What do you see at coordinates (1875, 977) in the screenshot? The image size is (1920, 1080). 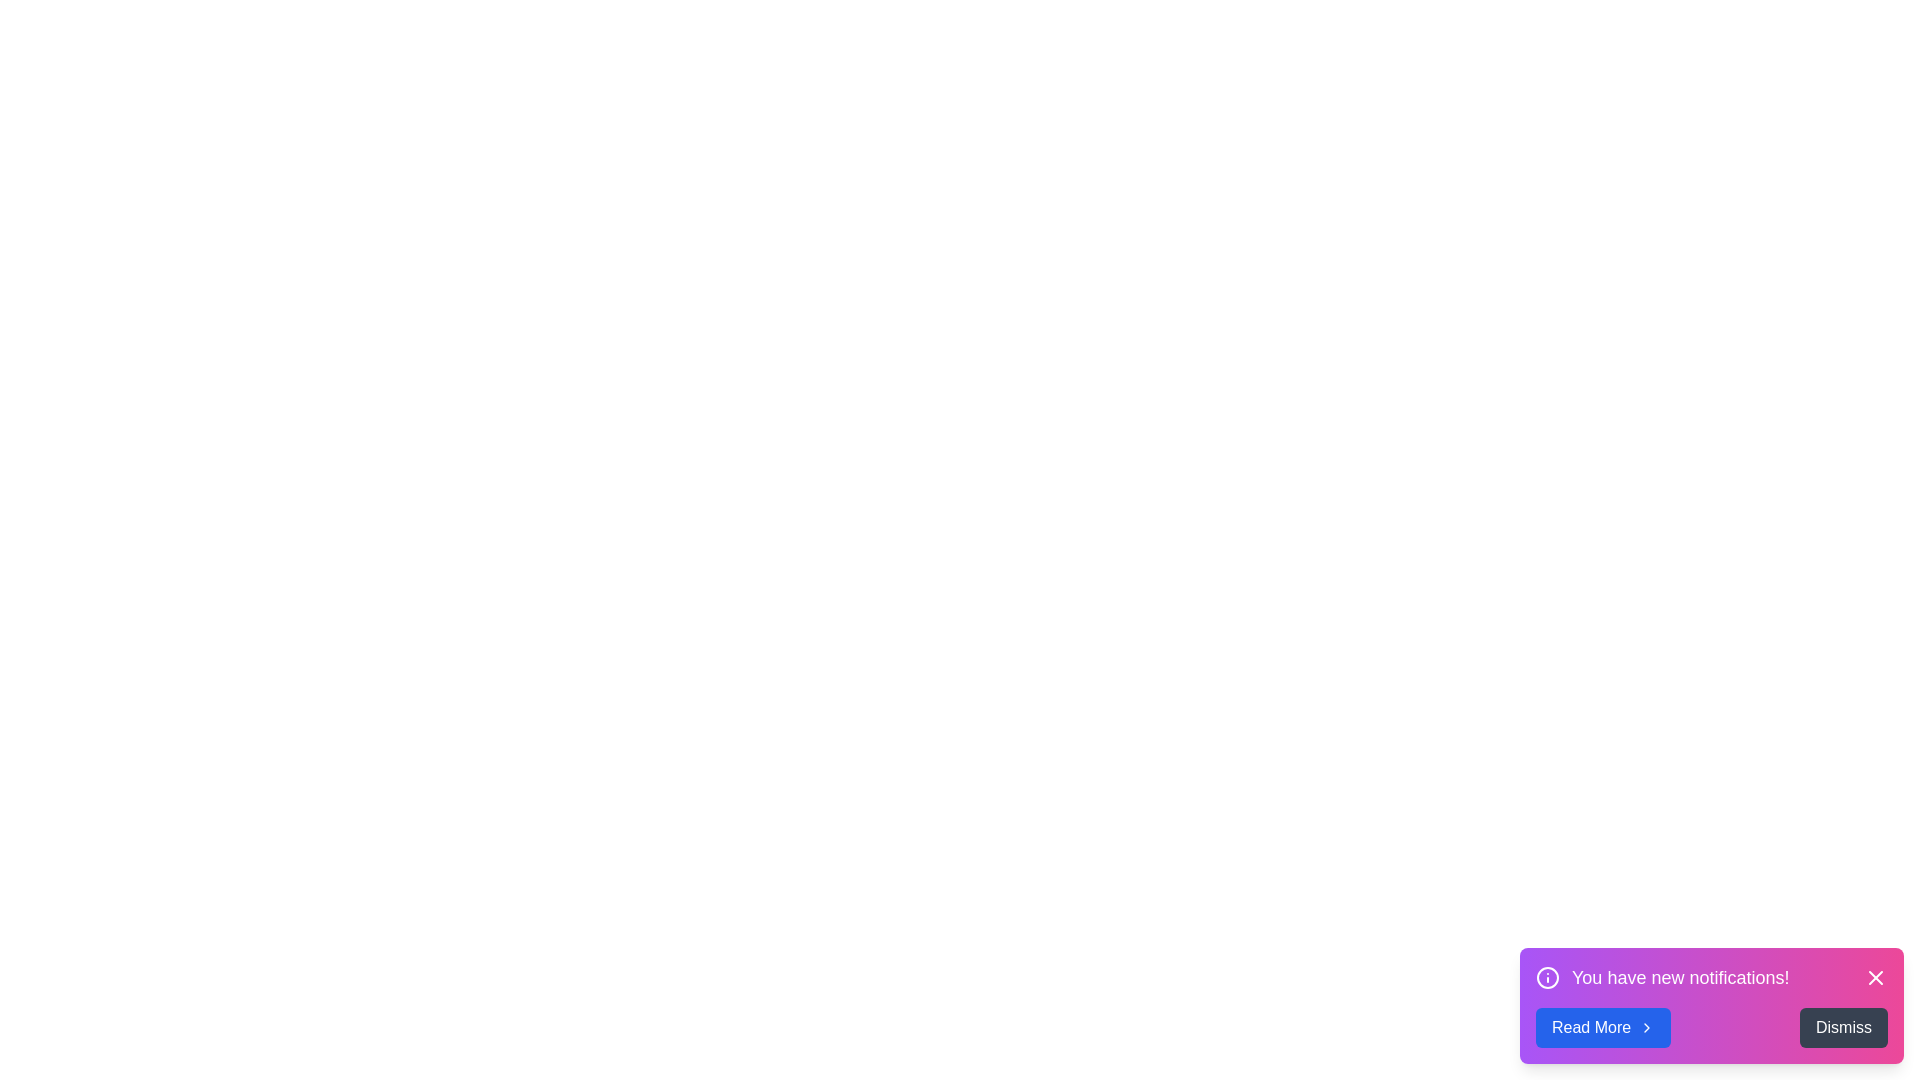 I see `the dismiss/close button, which is a small button with a pink background and a white cross icon, located at the rightmost side of the notification bar` at bounding box center [1875, 977].